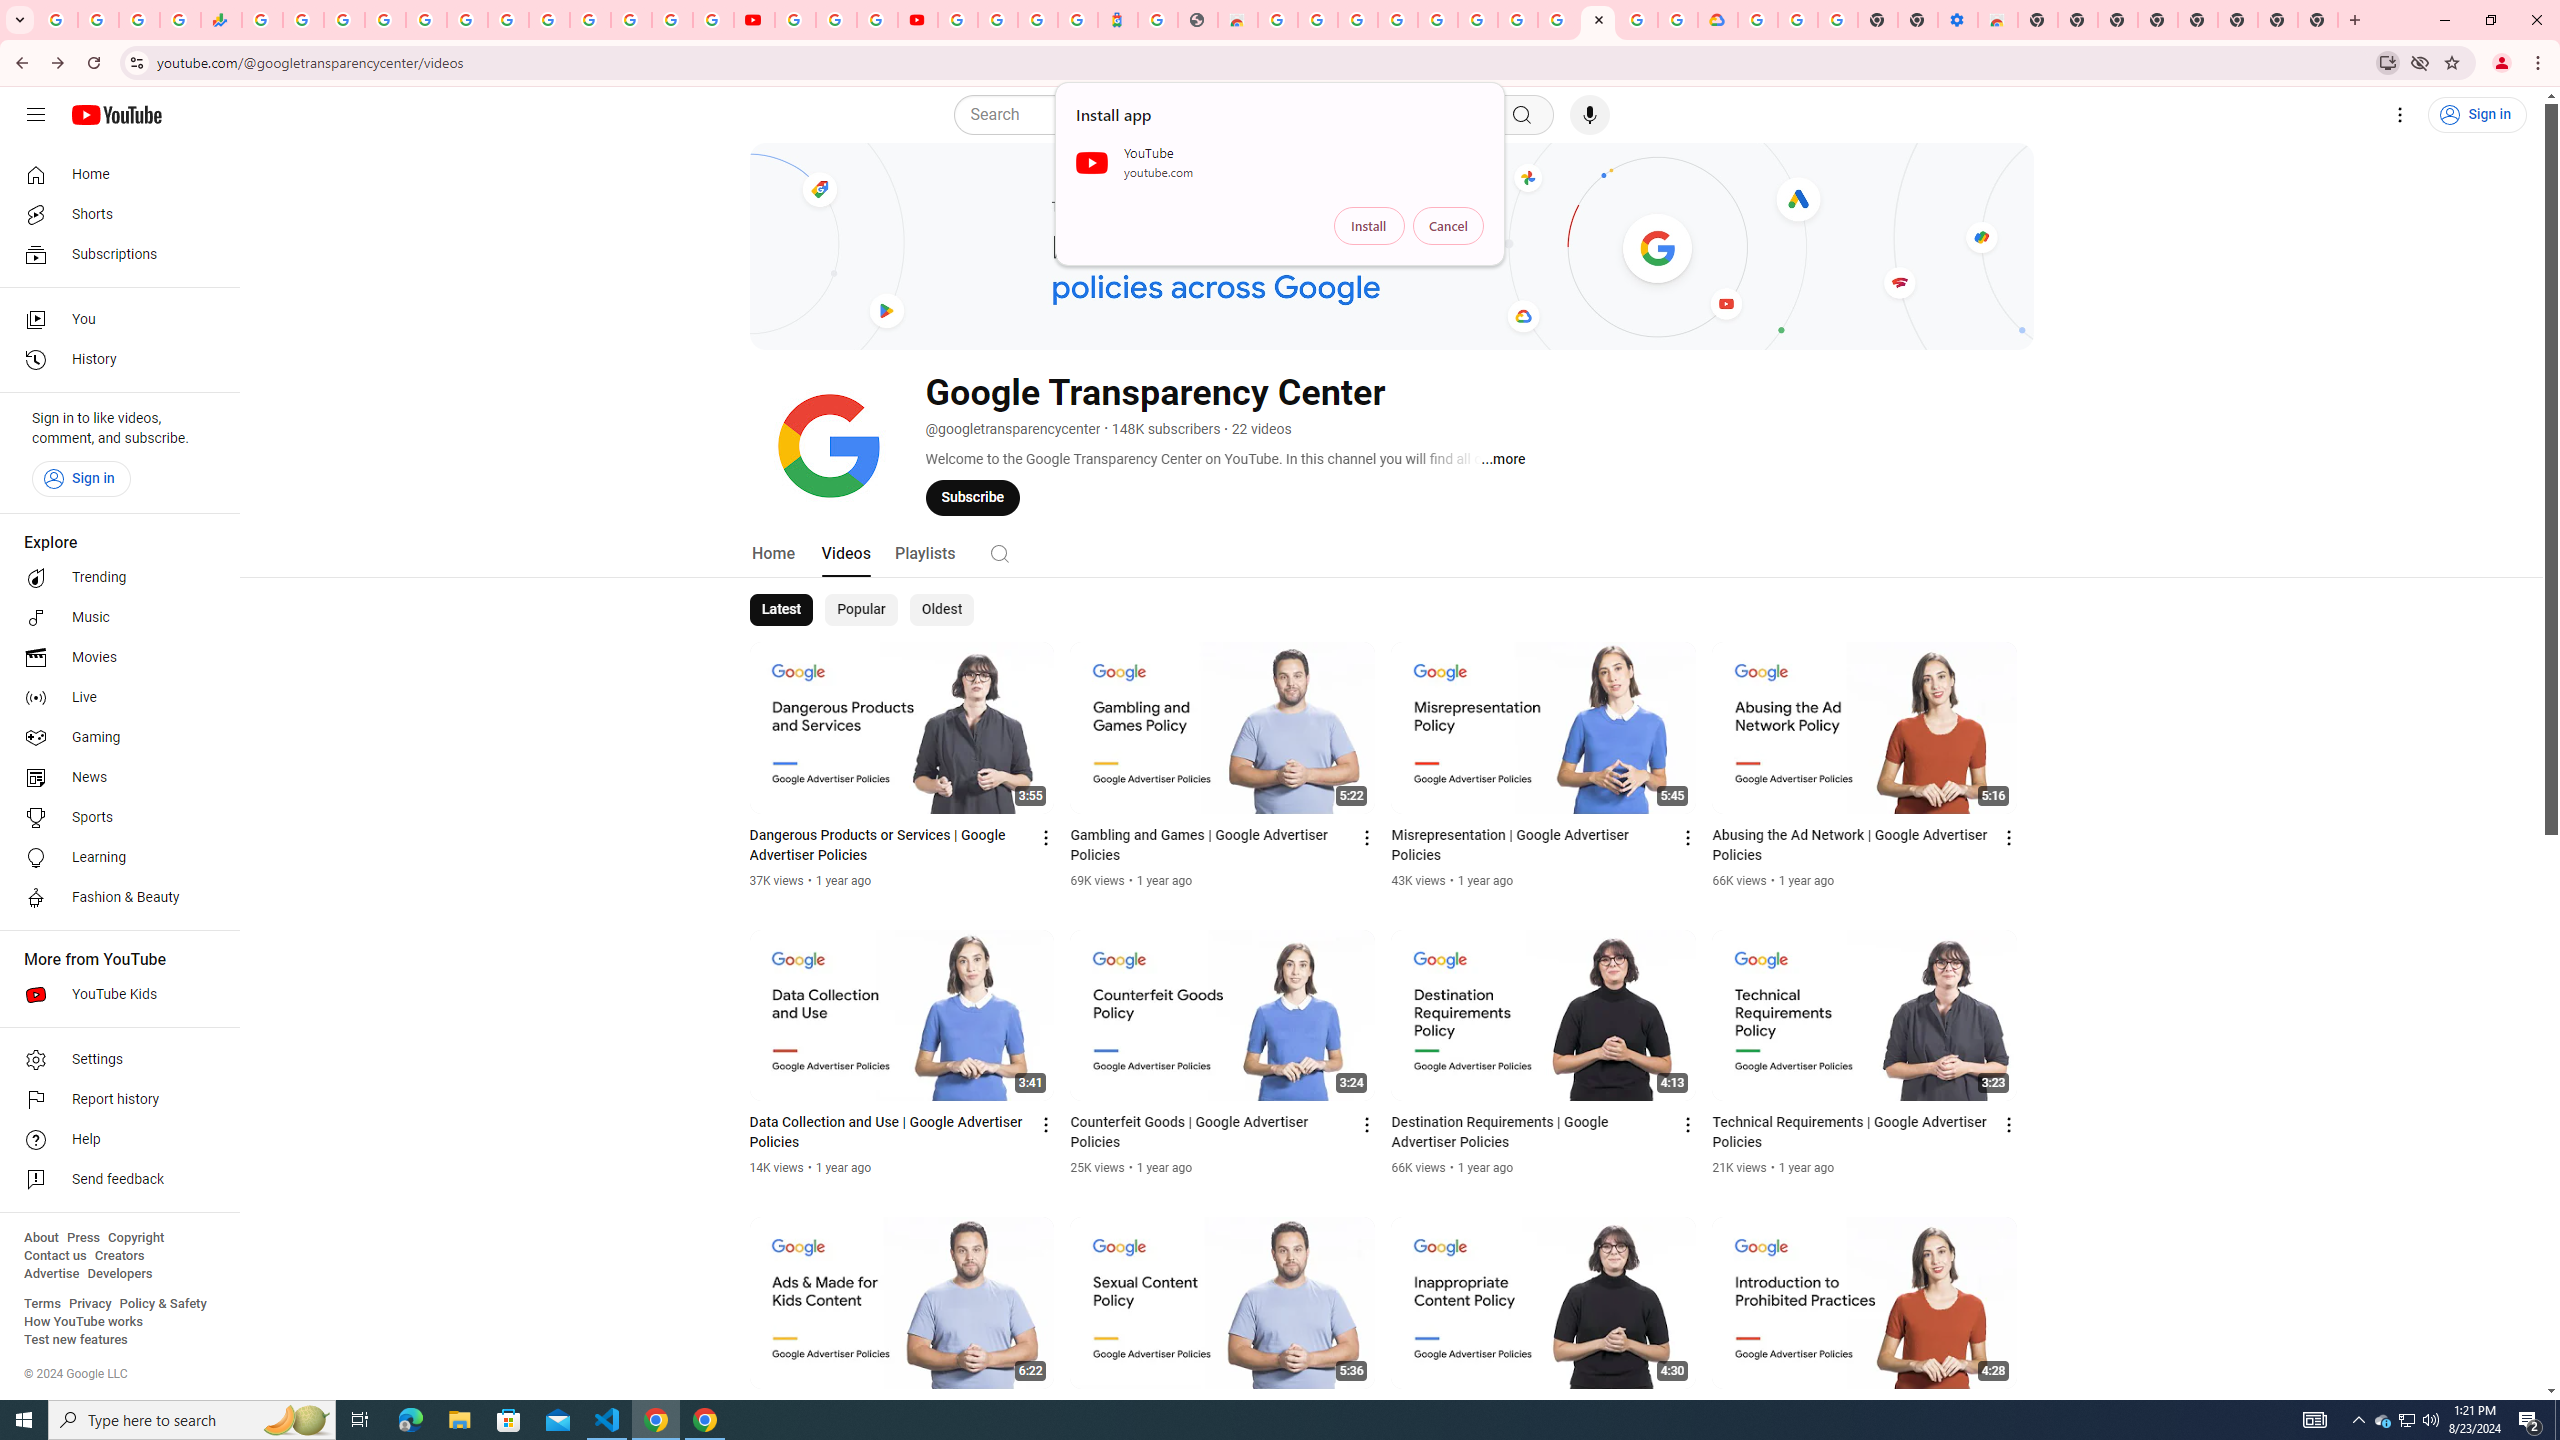 This screenshot has height=1440, width=2560. Describe the element at coordinates (1997, 19) in the screenshot. I see `'Chrome Web Store - Accessibility extensions'` at that location.